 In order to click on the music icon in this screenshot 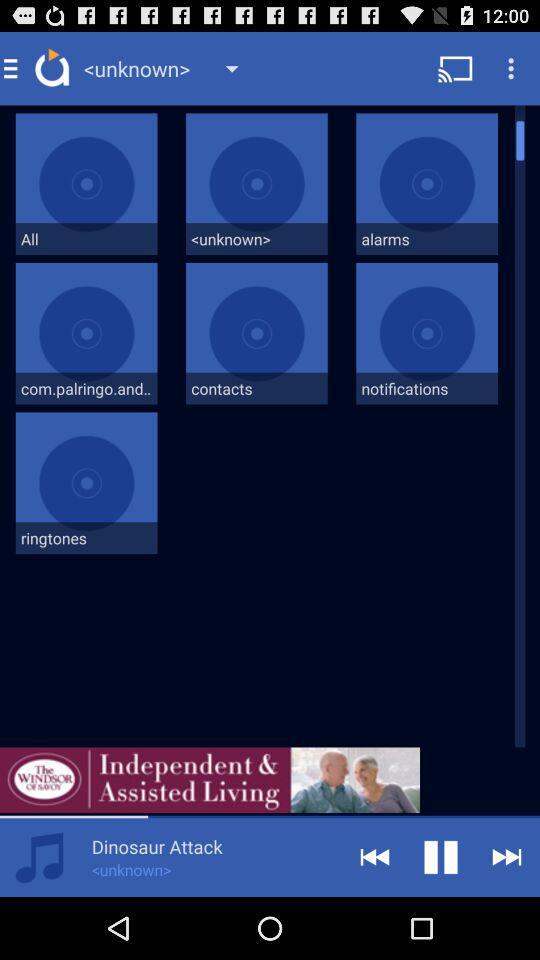, I will do `click(39, 917)`.